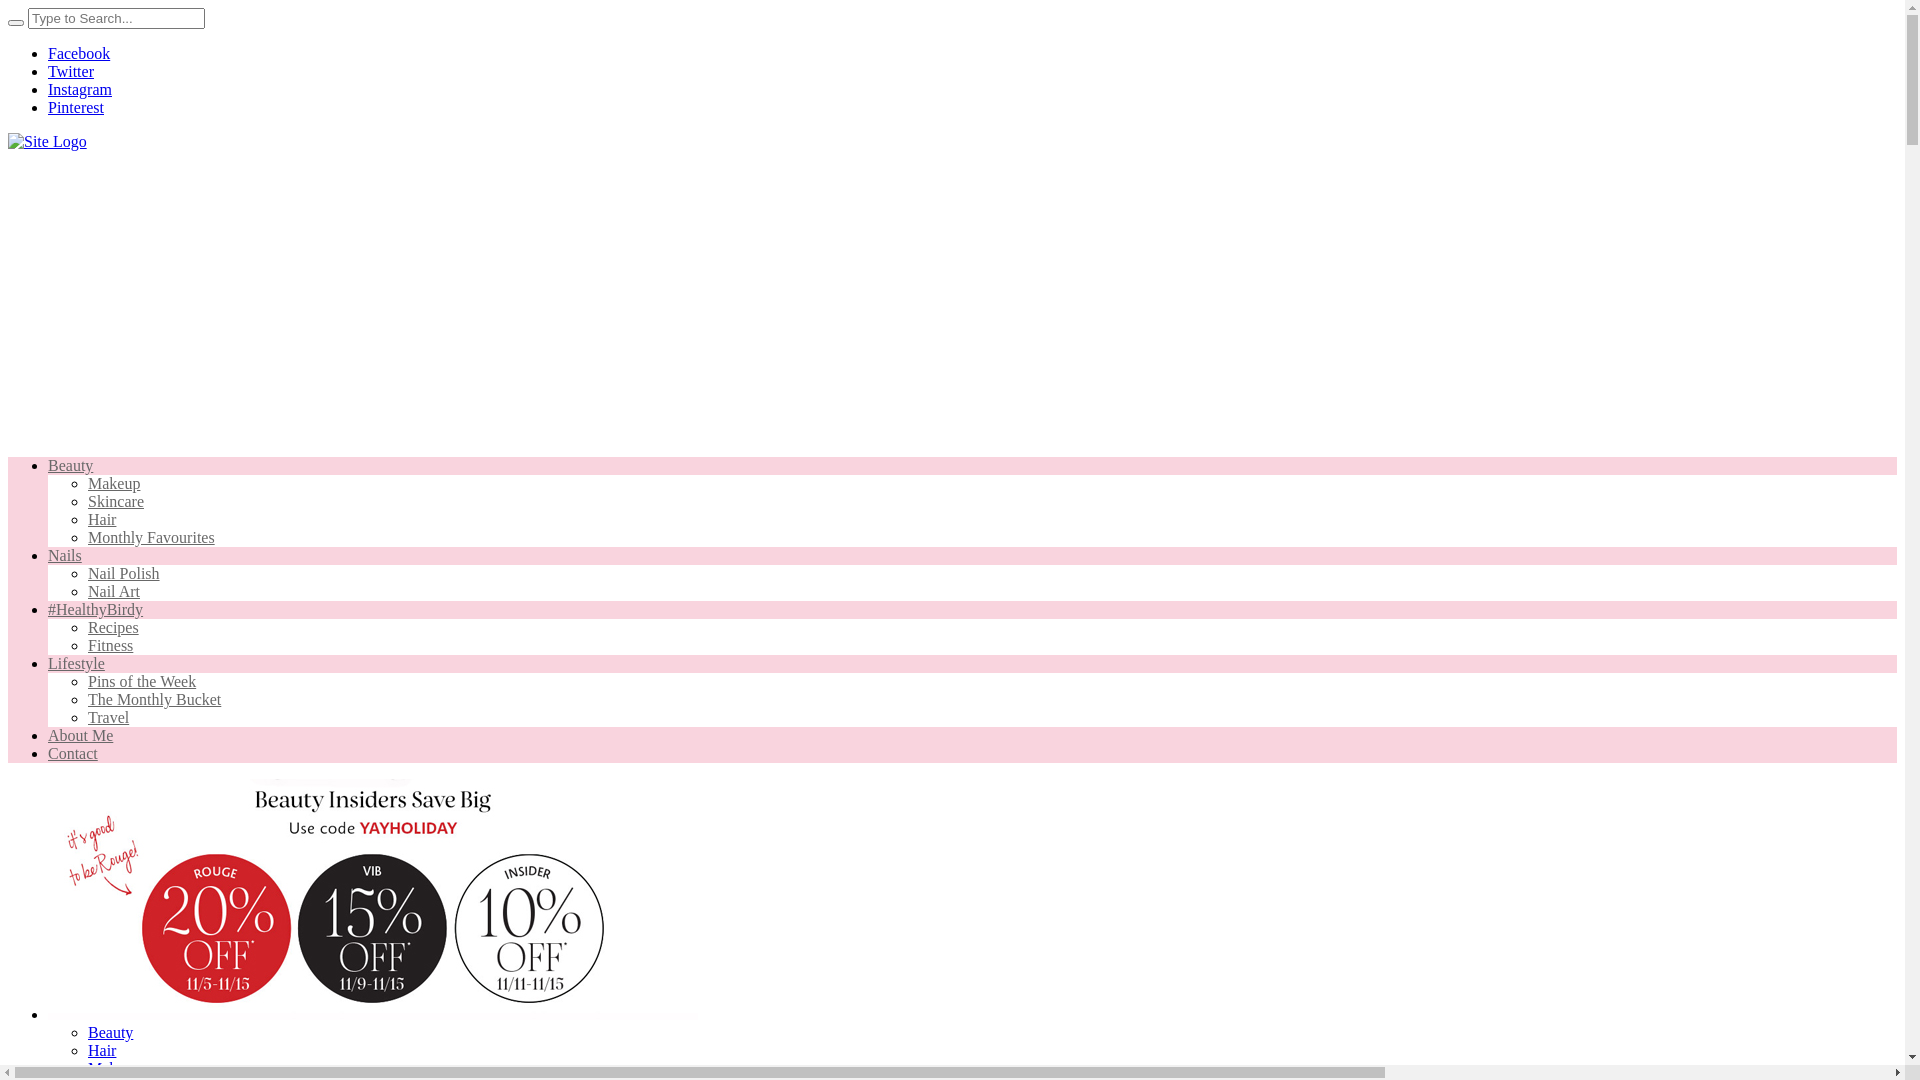  What do you see at coordinates (48, 52) in the screenshot?
I see `'Facebook'` at bounding box center [48, 52].